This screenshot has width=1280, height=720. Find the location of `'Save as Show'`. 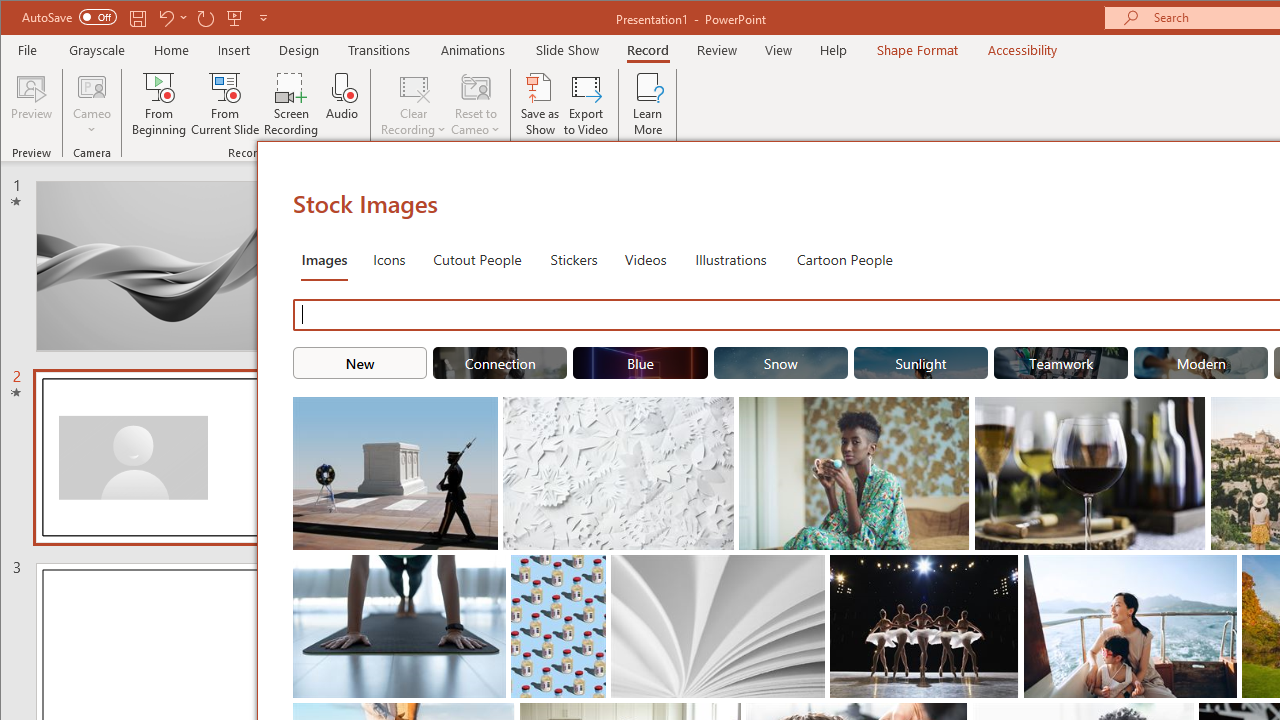

'Save as Show' is located at coordinates (540, 104).